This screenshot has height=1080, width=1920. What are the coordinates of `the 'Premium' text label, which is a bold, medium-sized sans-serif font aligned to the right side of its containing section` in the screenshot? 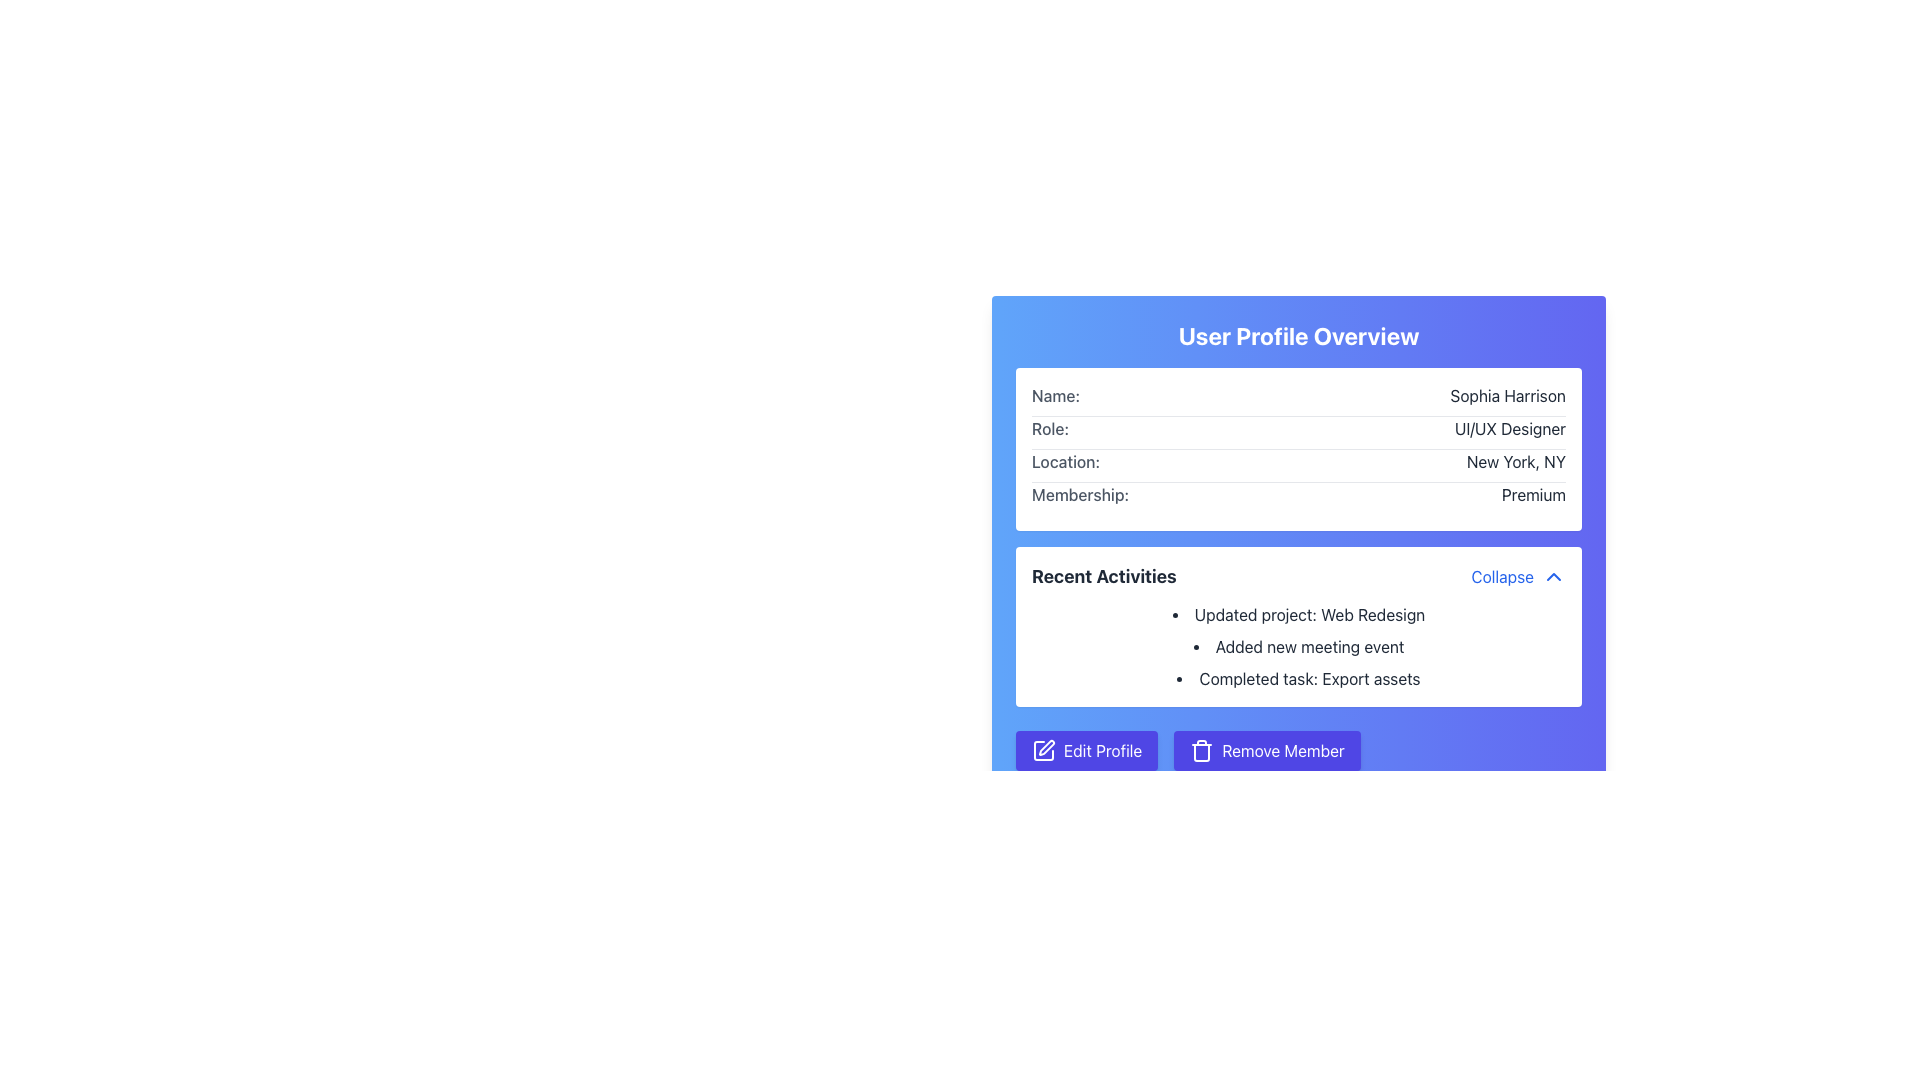 It's located at (1532, 494).